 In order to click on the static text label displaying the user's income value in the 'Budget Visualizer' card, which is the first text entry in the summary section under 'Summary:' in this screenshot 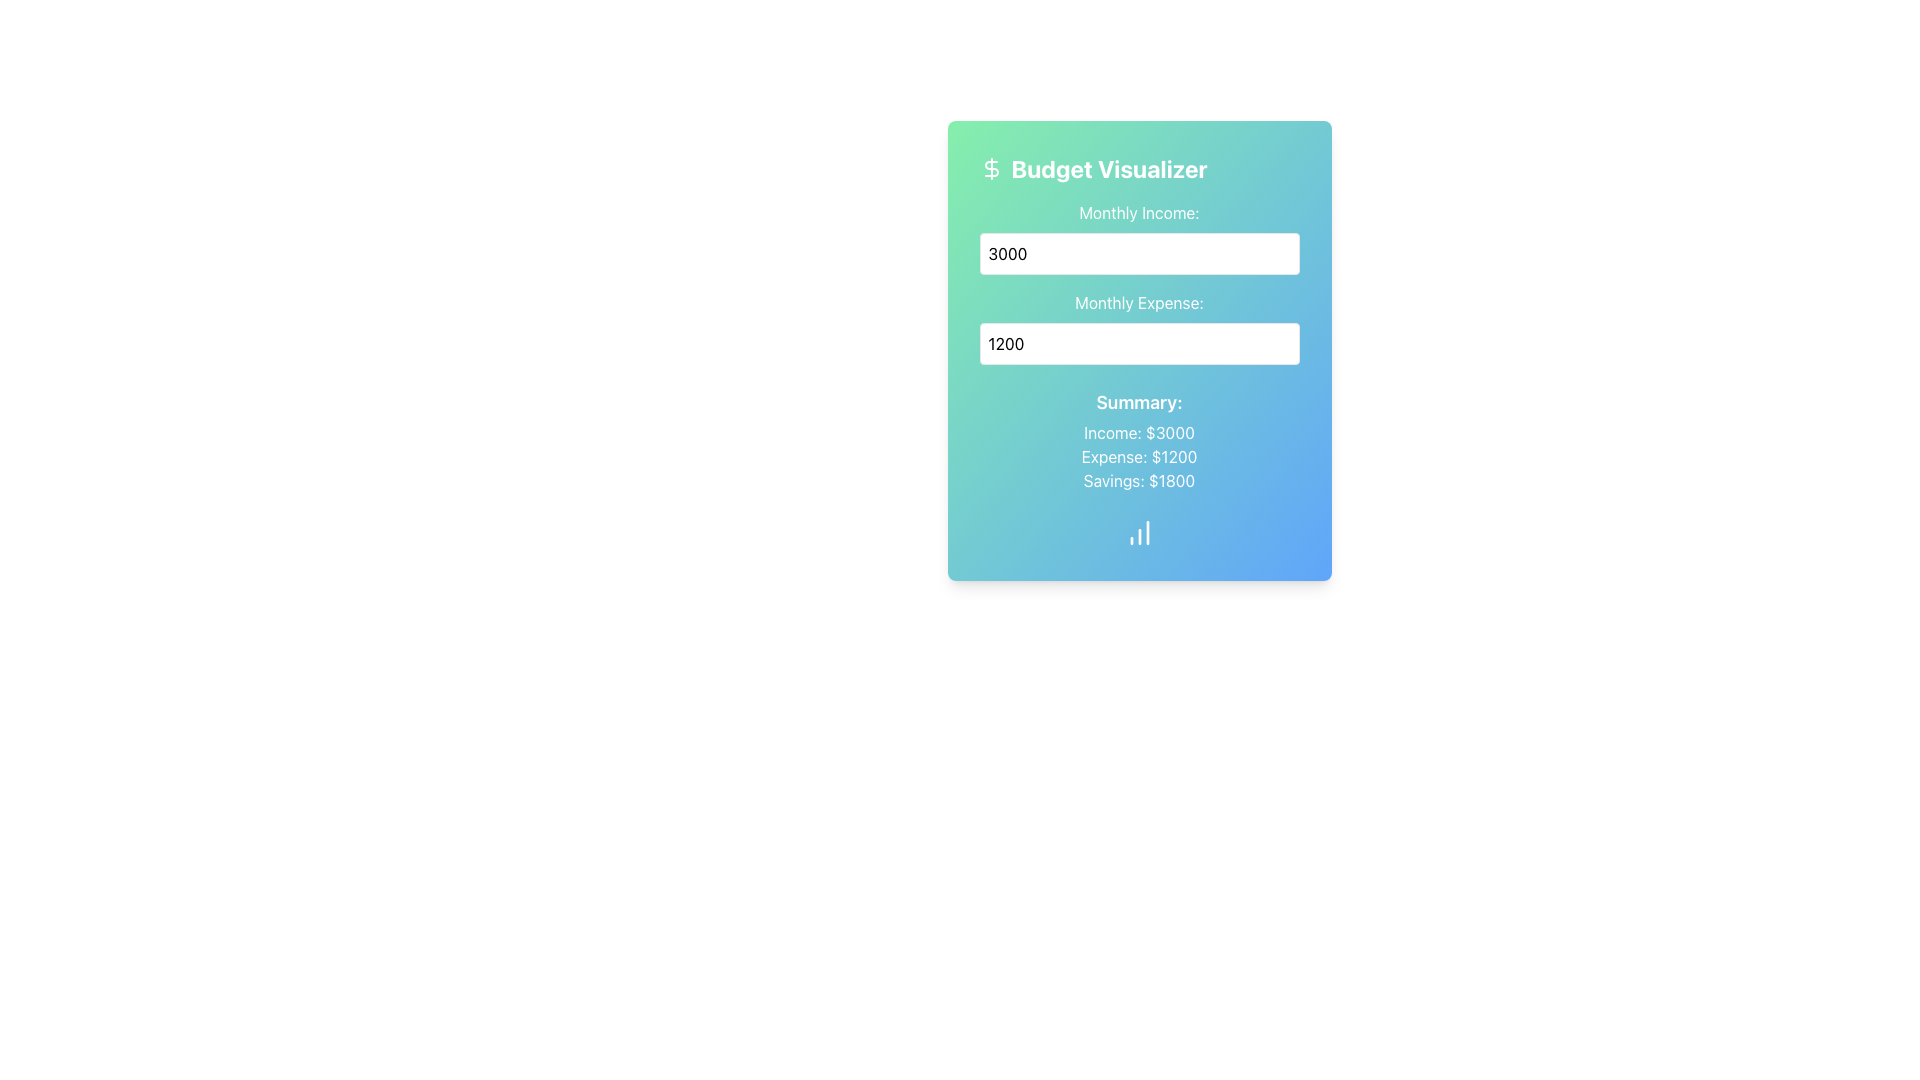, I will do `click(1139, 431)`.